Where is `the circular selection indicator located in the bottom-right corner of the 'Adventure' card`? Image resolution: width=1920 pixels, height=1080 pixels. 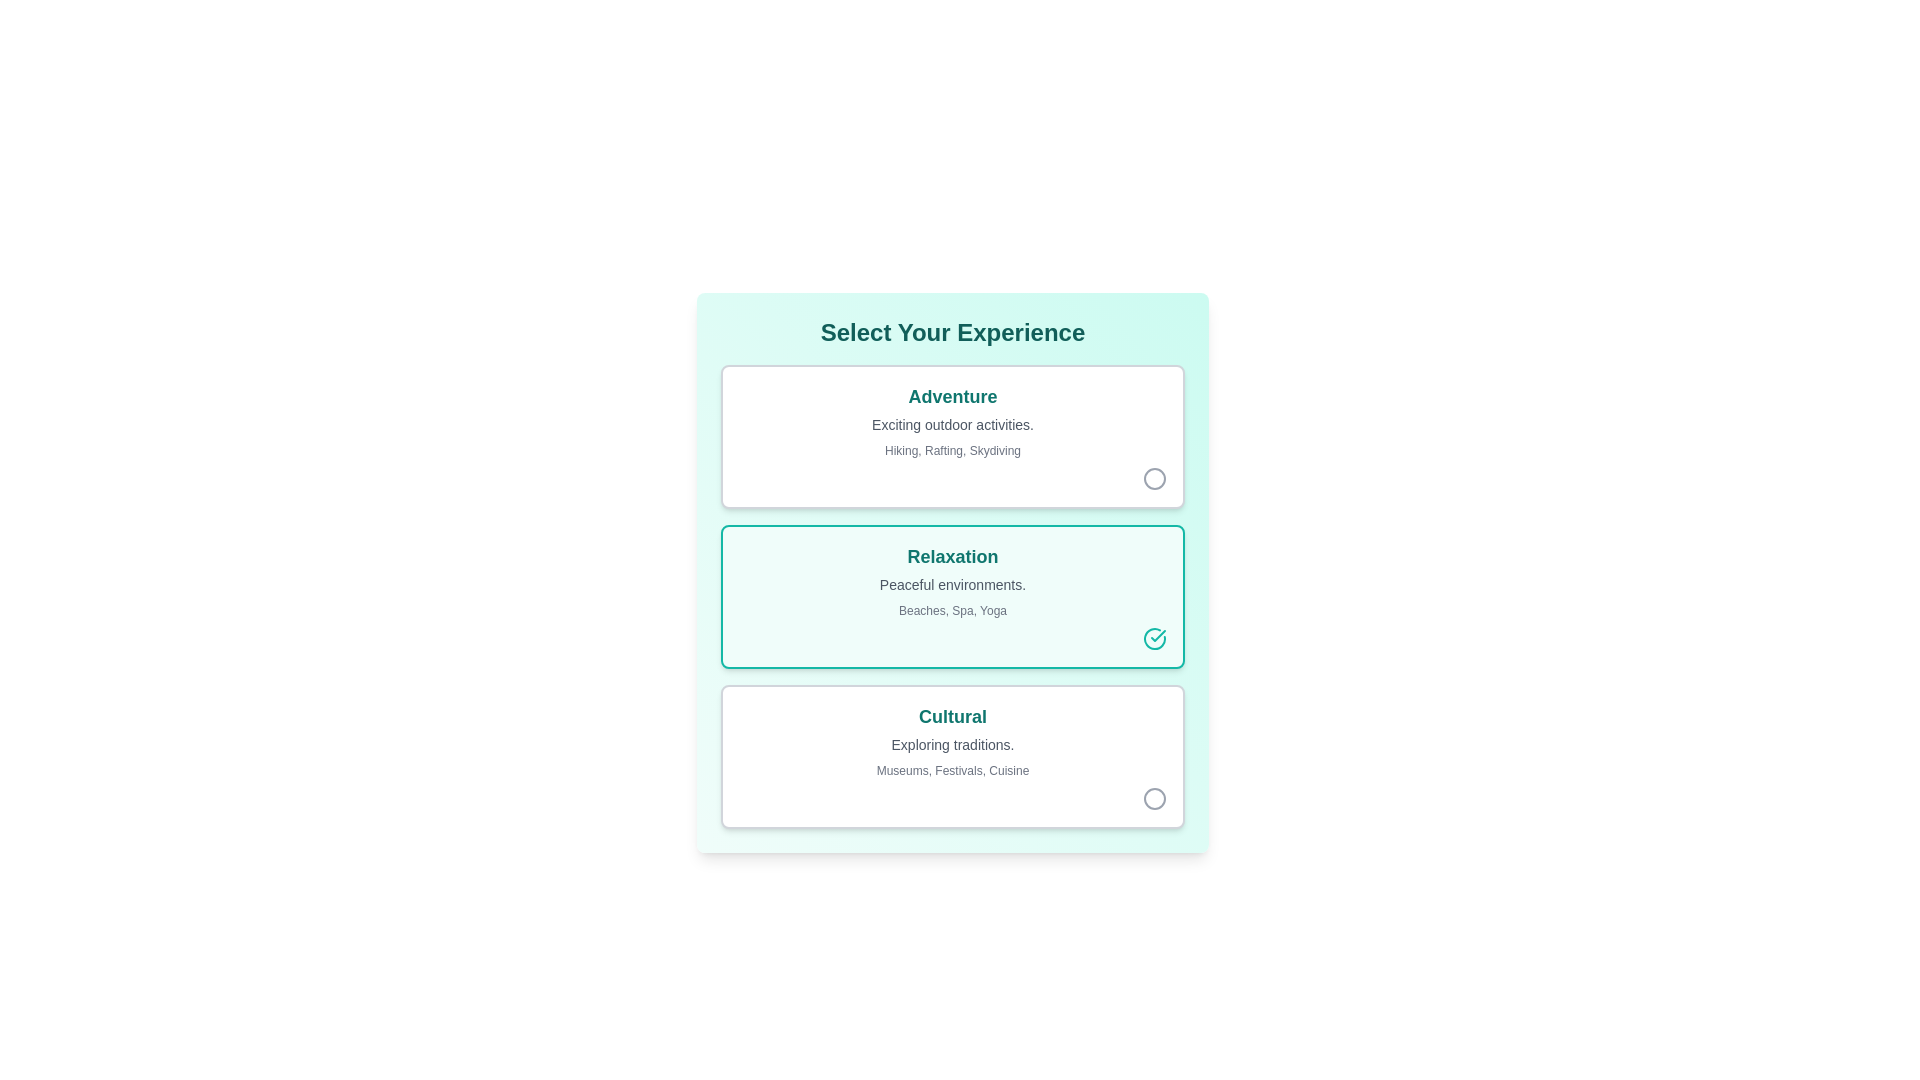
the circular selection indicator located in the bottom-right corner of the 'Adventure' card is located at coordinates (952, 478).